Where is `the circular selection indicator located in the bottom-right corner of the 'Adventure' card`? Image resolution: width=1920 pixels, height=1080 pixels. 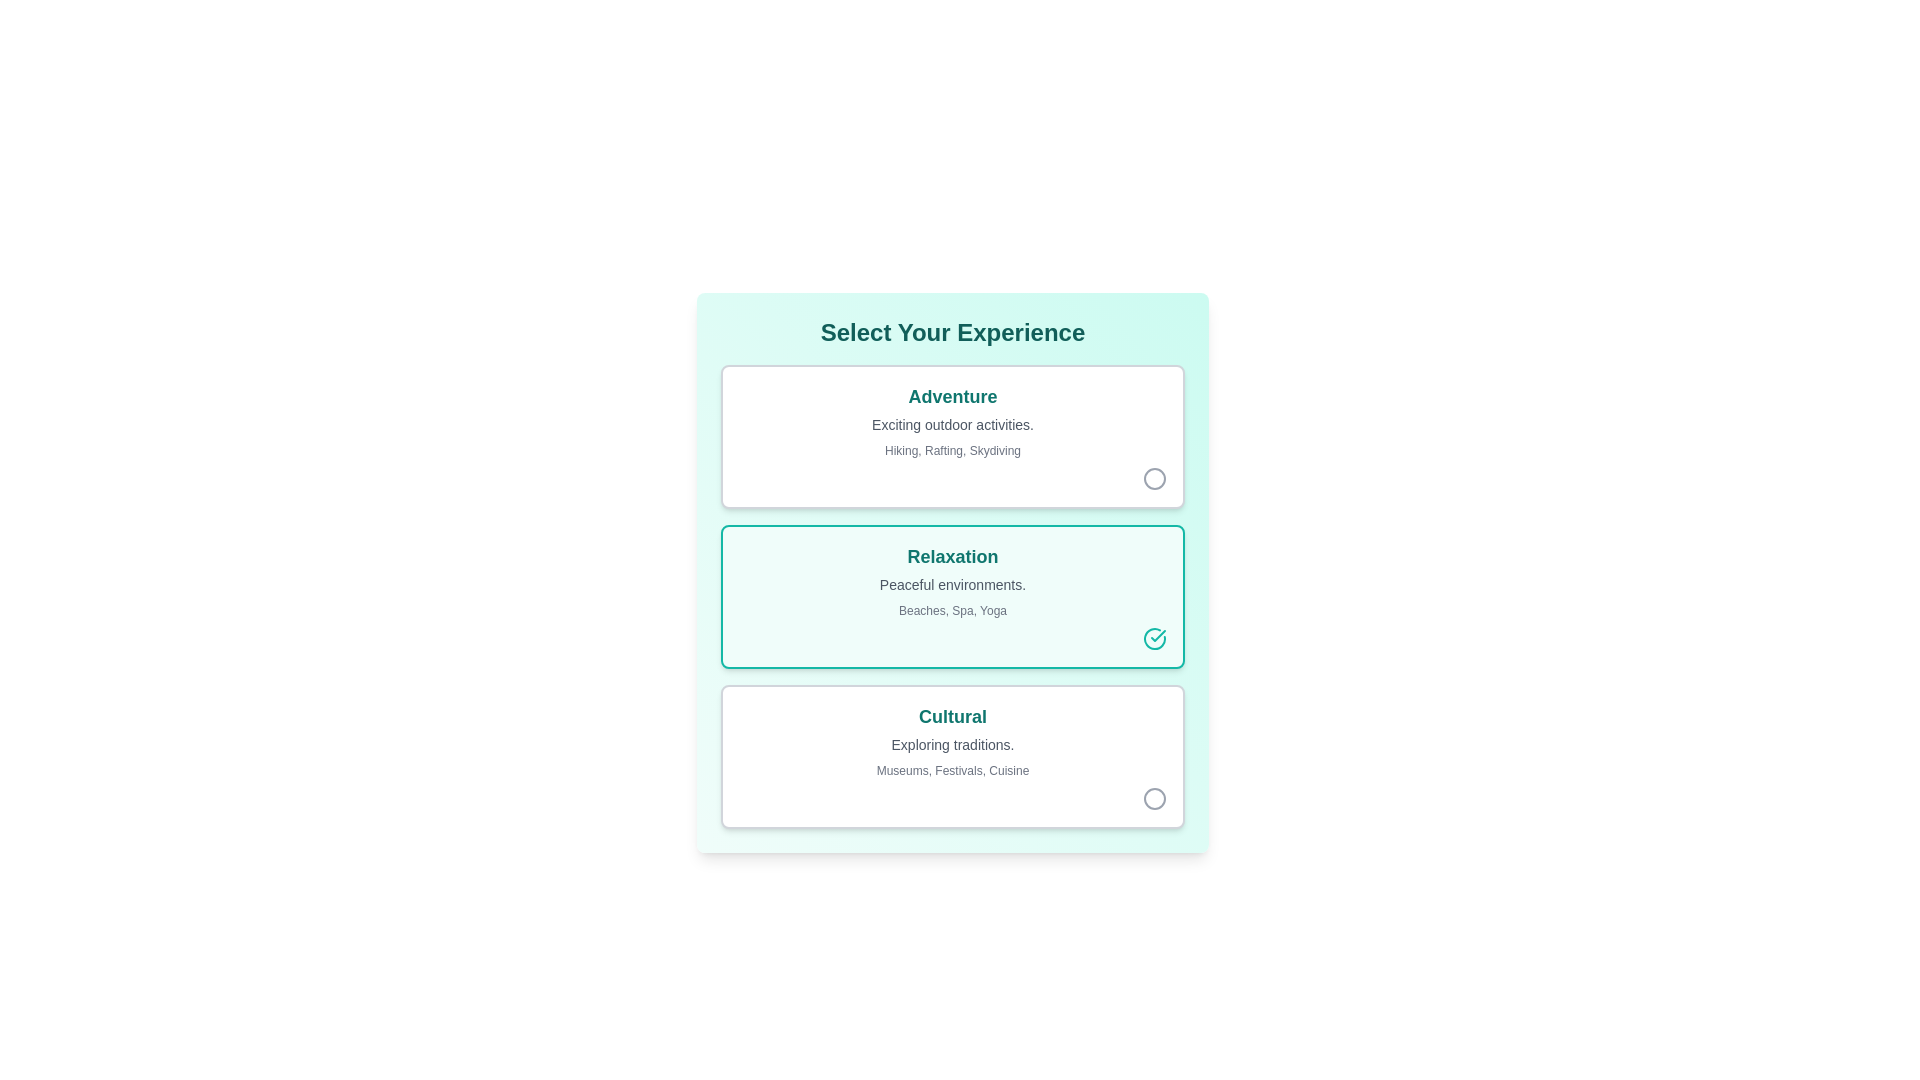
the circular selection indicator located in the bottom-right corner of the 'Adventure' card is located at coordinates (952, 478).